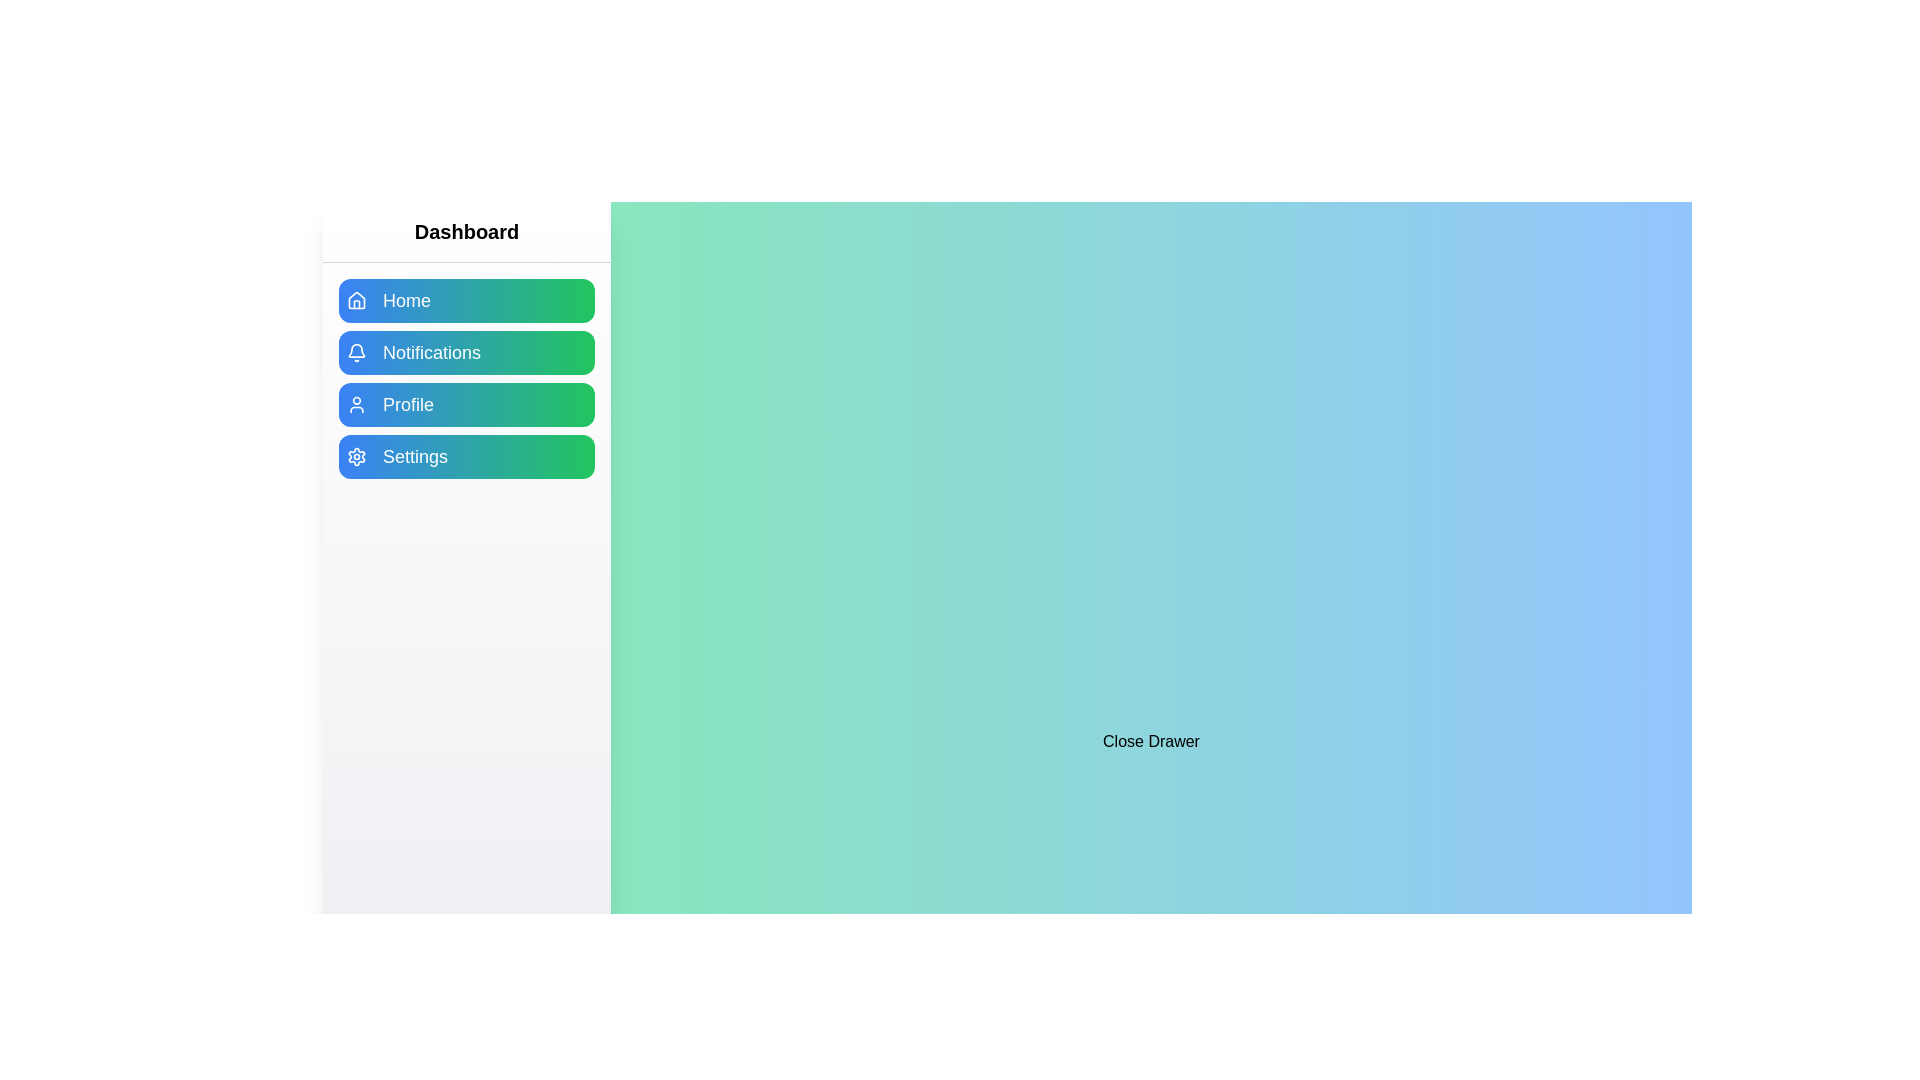 The image size is (1920, 1080). Describe the element at coordinates (465, 456) in the screenshot. I see `the menu item labeled Settings` at that location.